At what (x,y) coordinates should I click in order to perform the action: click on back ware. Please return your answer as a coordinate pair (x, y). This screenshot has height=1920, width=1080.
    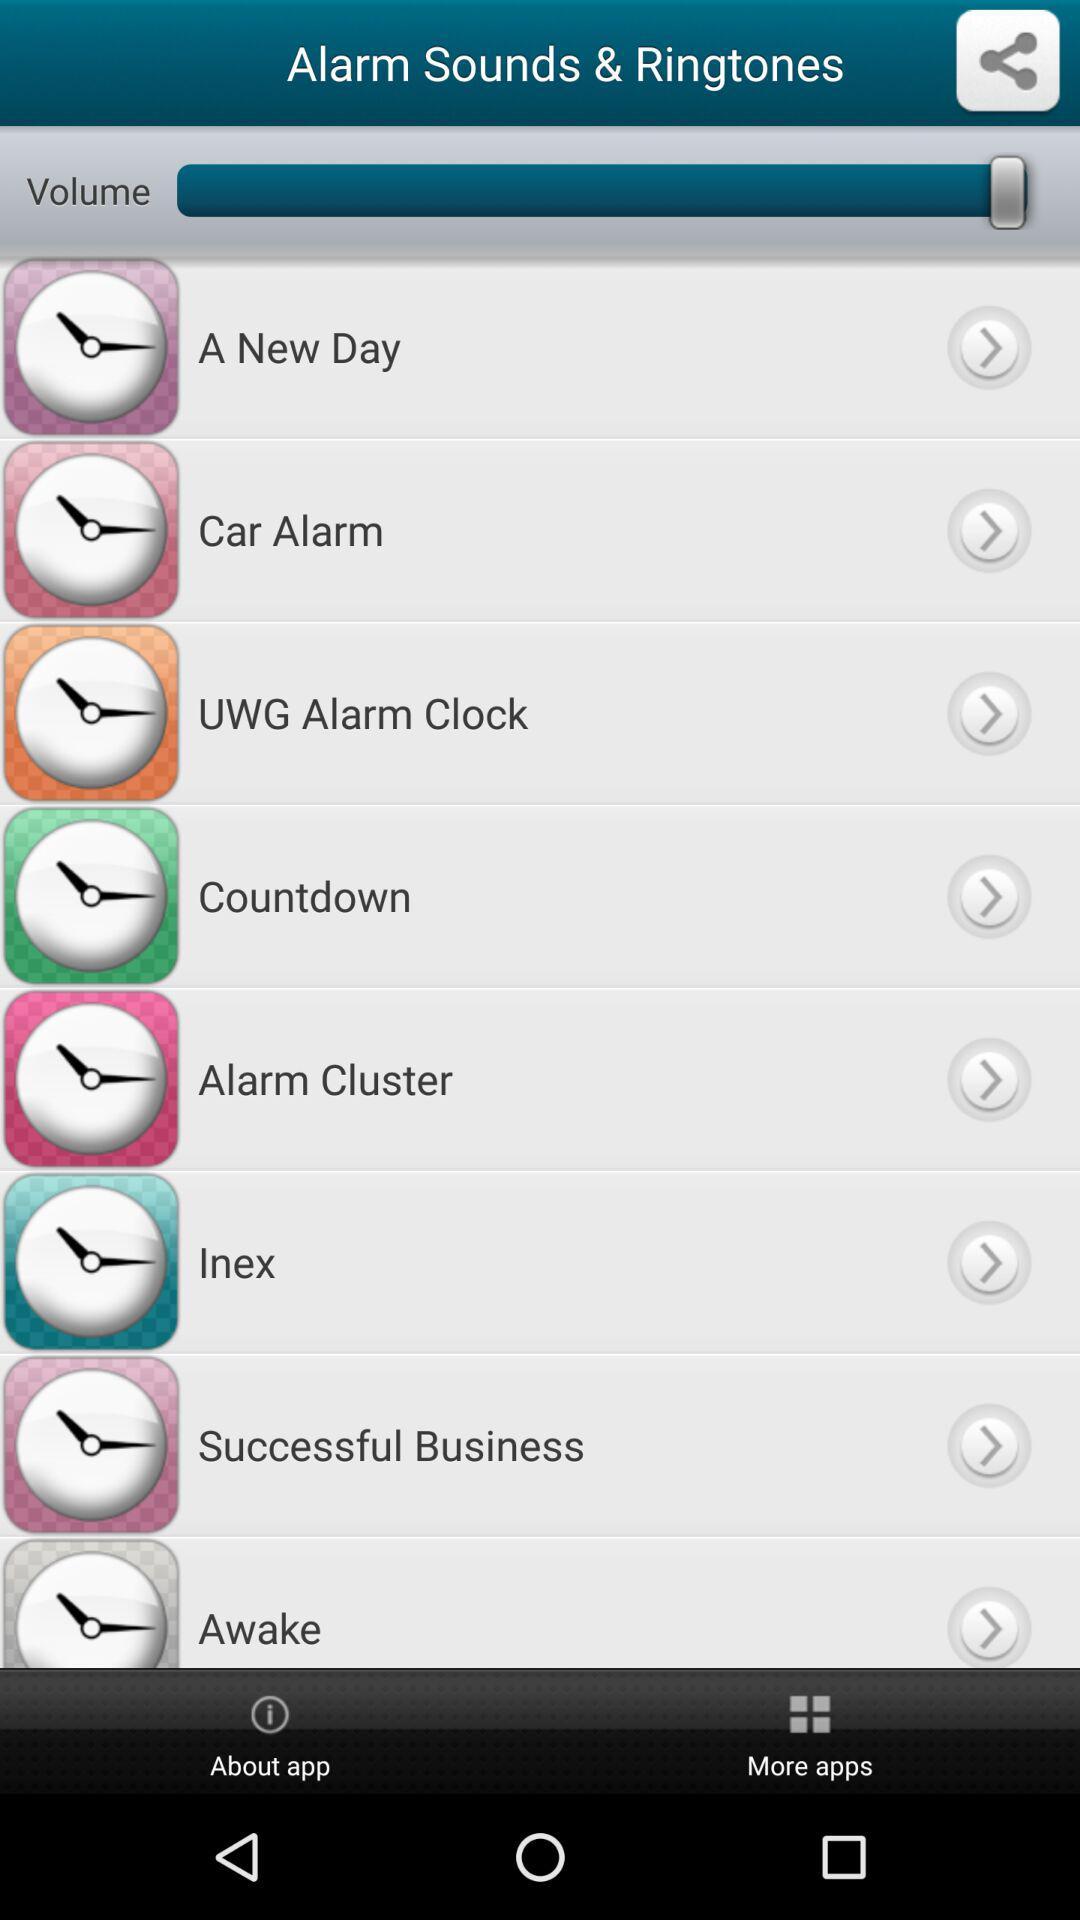
    Looking at the image, I should click on (987, 346).